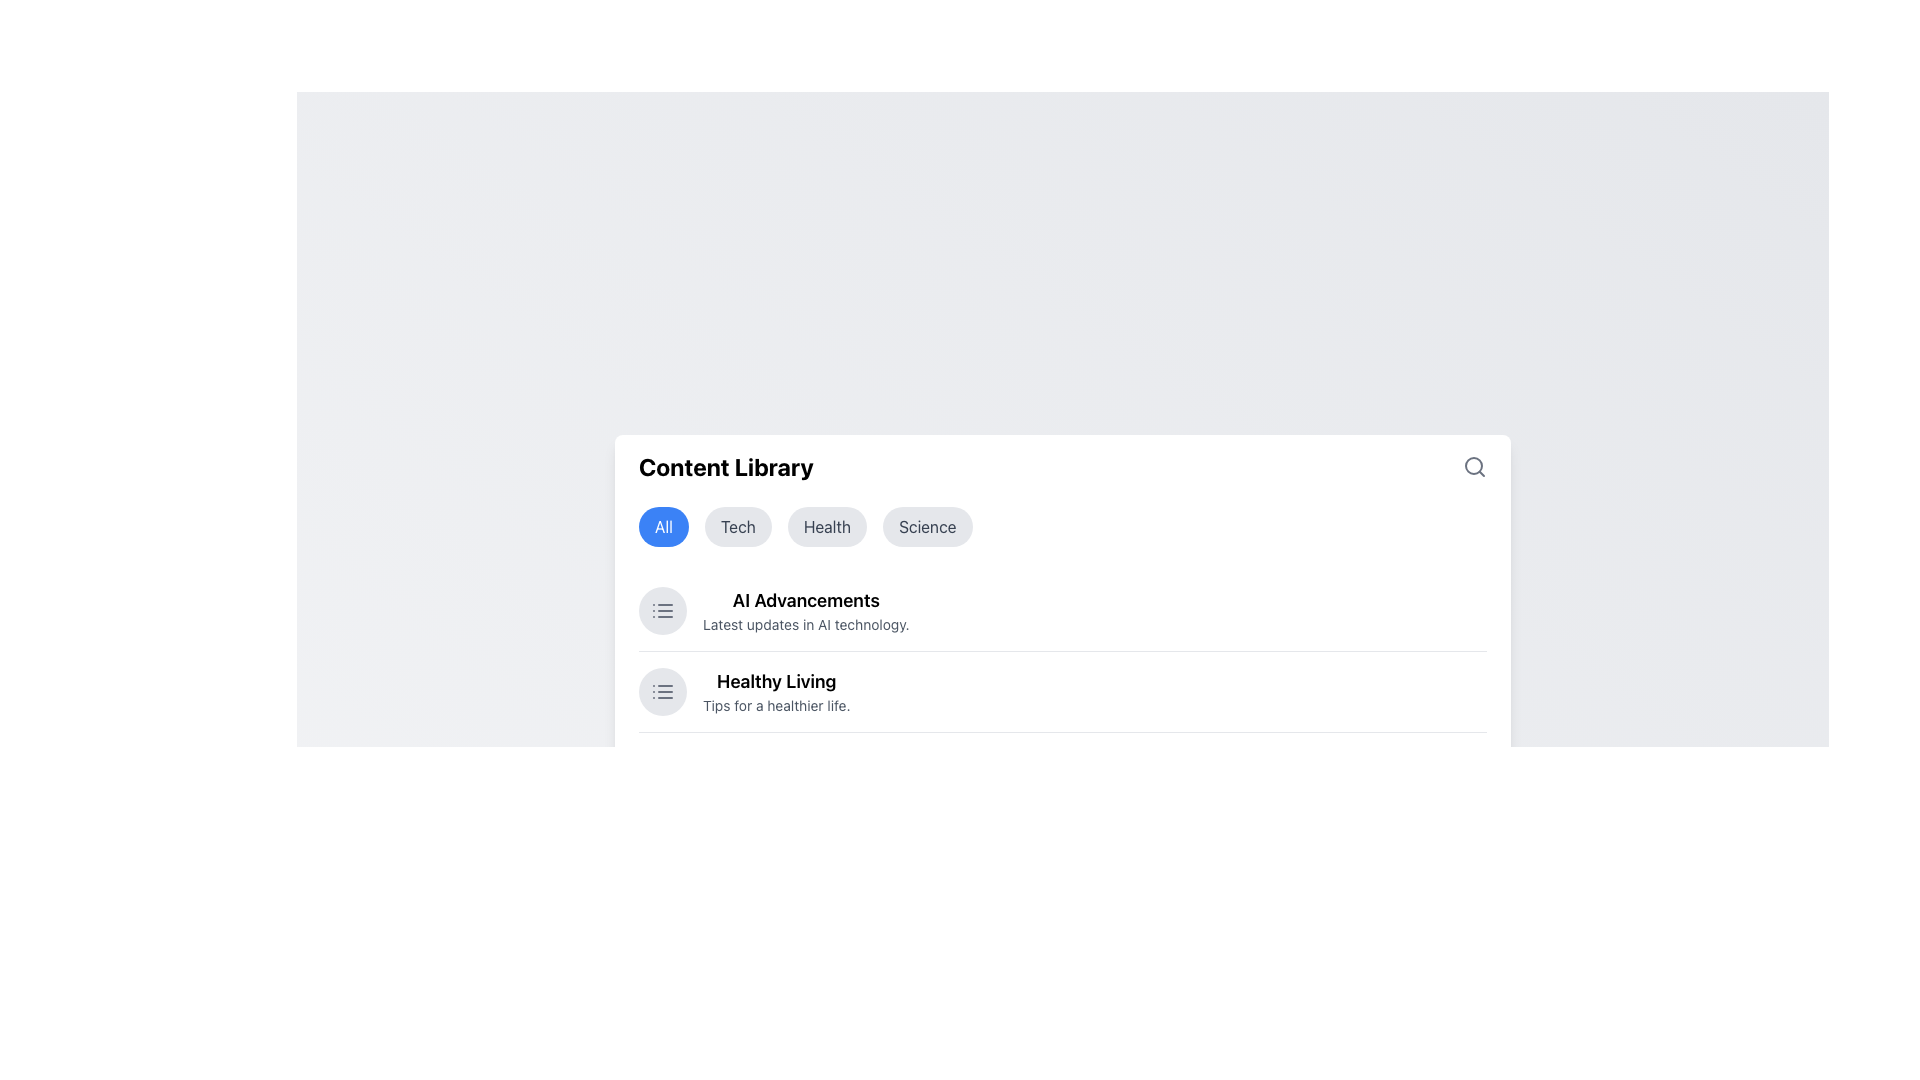 The width and height of the screenshot is (1920, 1080). I want to click on the 'Tech' category filter button located under the 'Content Library' heading, which is the second button from the left, to observe the visual effect, so click(737, 526).